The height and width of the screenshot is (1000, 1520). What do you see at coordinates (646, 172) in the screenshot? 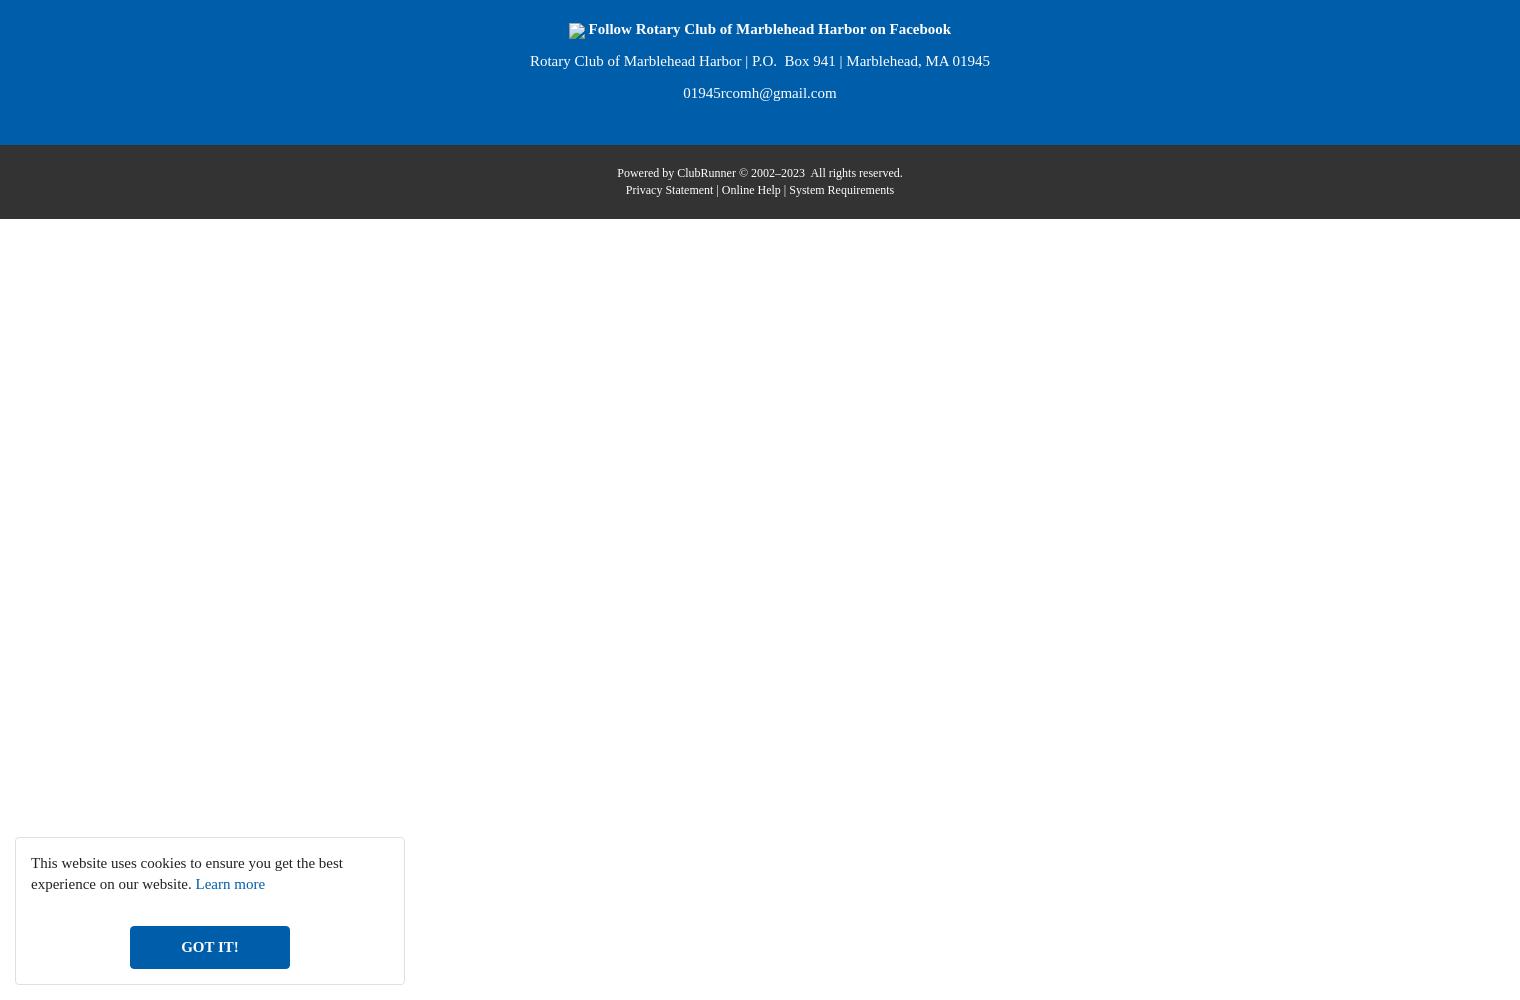
I see `'Powered by'` at bounding box center [646, 172].